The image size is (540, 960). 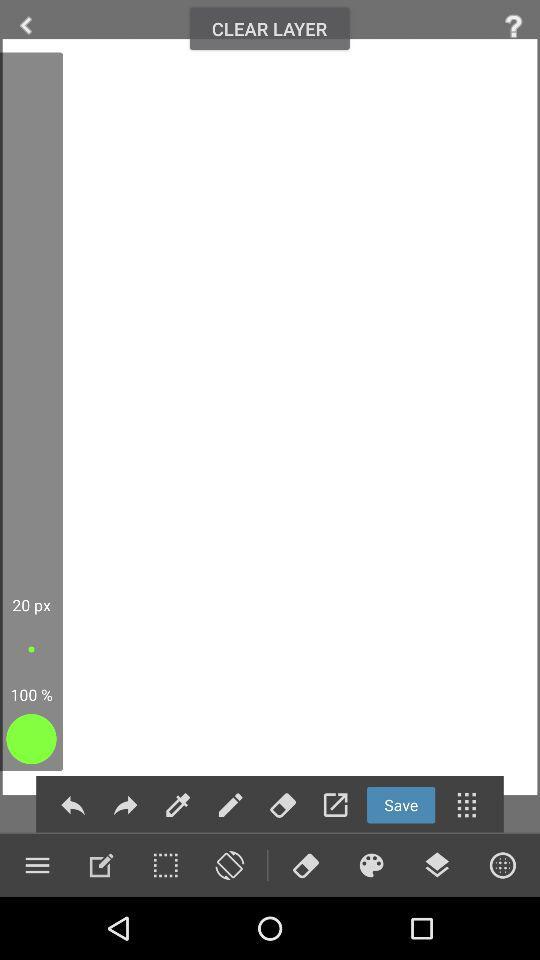 I want to click on writting pencil option, so click(x=229, y=805).